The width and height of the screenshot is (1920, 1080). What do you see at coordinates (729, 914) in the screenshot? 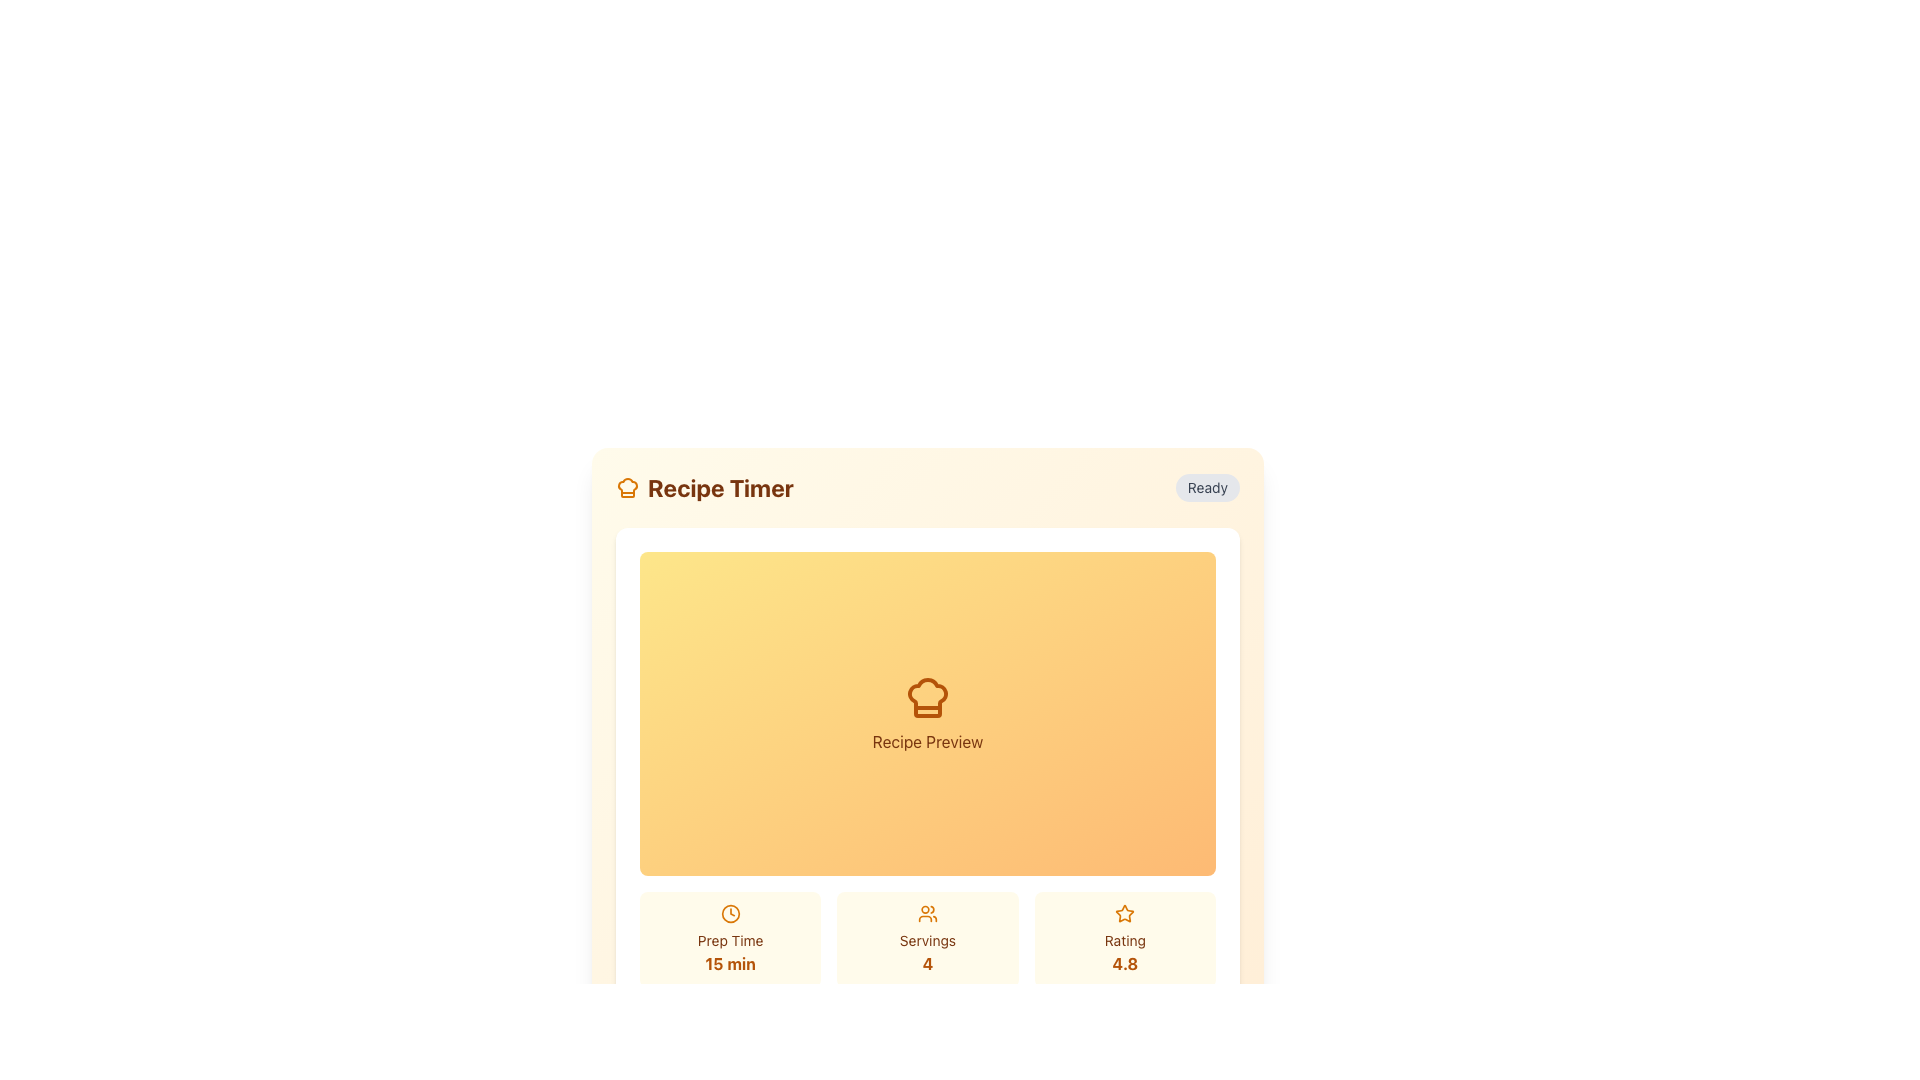
I see `the 'Prep Time' icon that visually represents preparation time, located in the first column of the horizontally divided section at the bottom of the card` at bounding box center [729, 914].